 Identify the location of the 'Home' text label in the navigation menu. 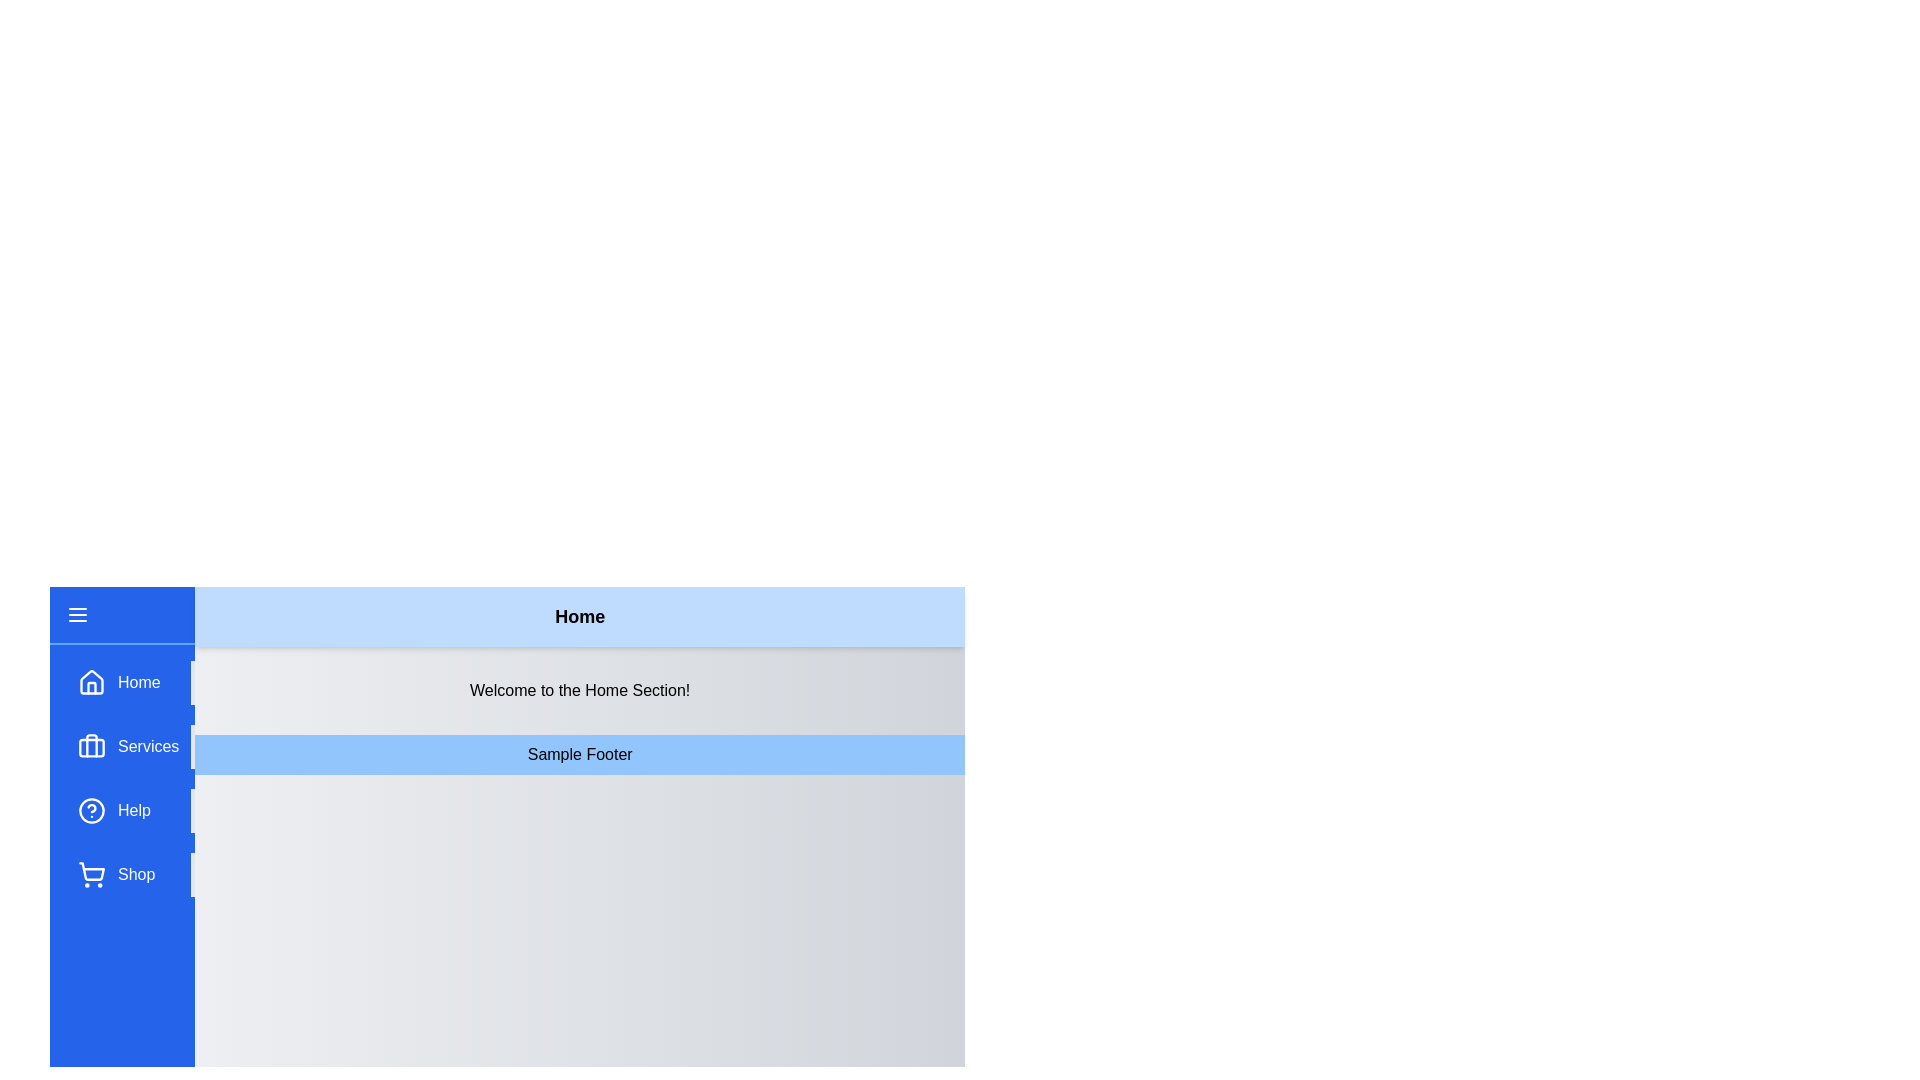
(138, 681).